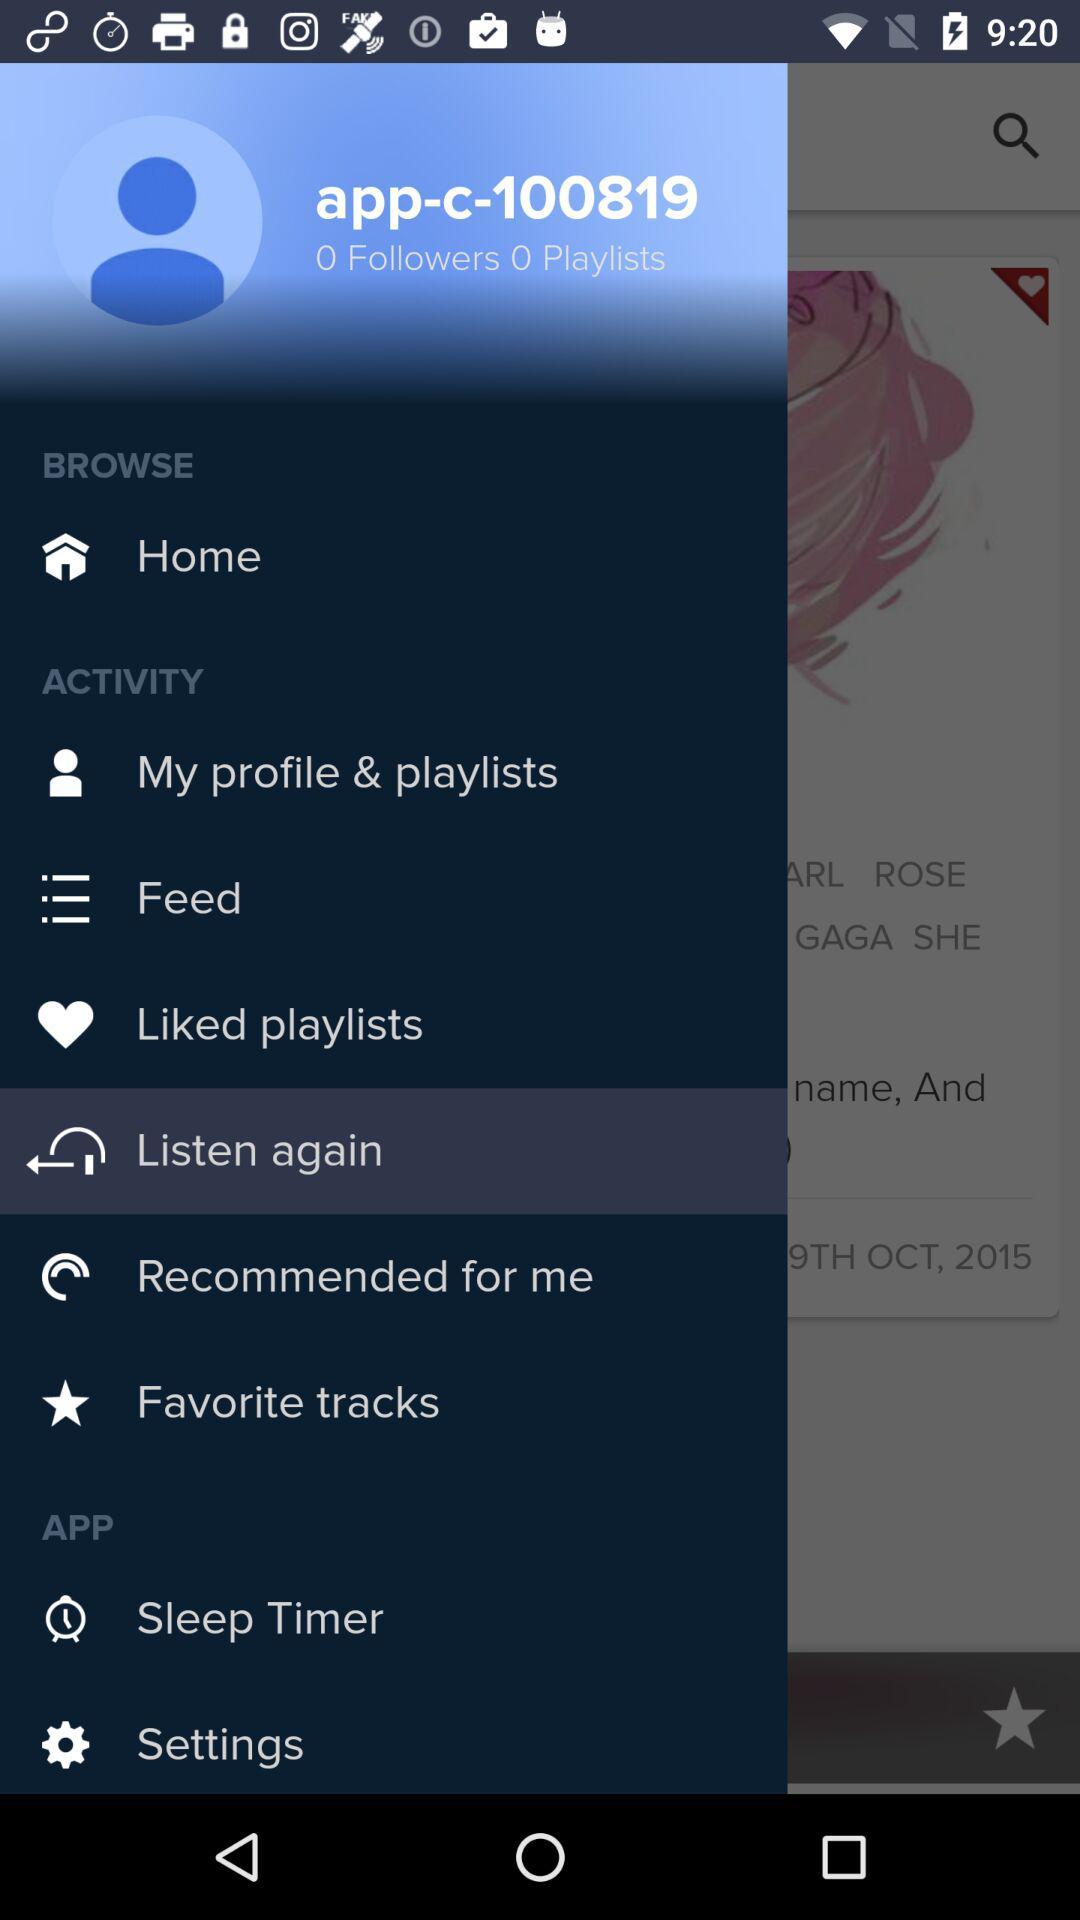 The image size is (1080, 1920). Describe the element at coordinates (64, 1716) in the screenshot. I see `the settings icon` at that location.